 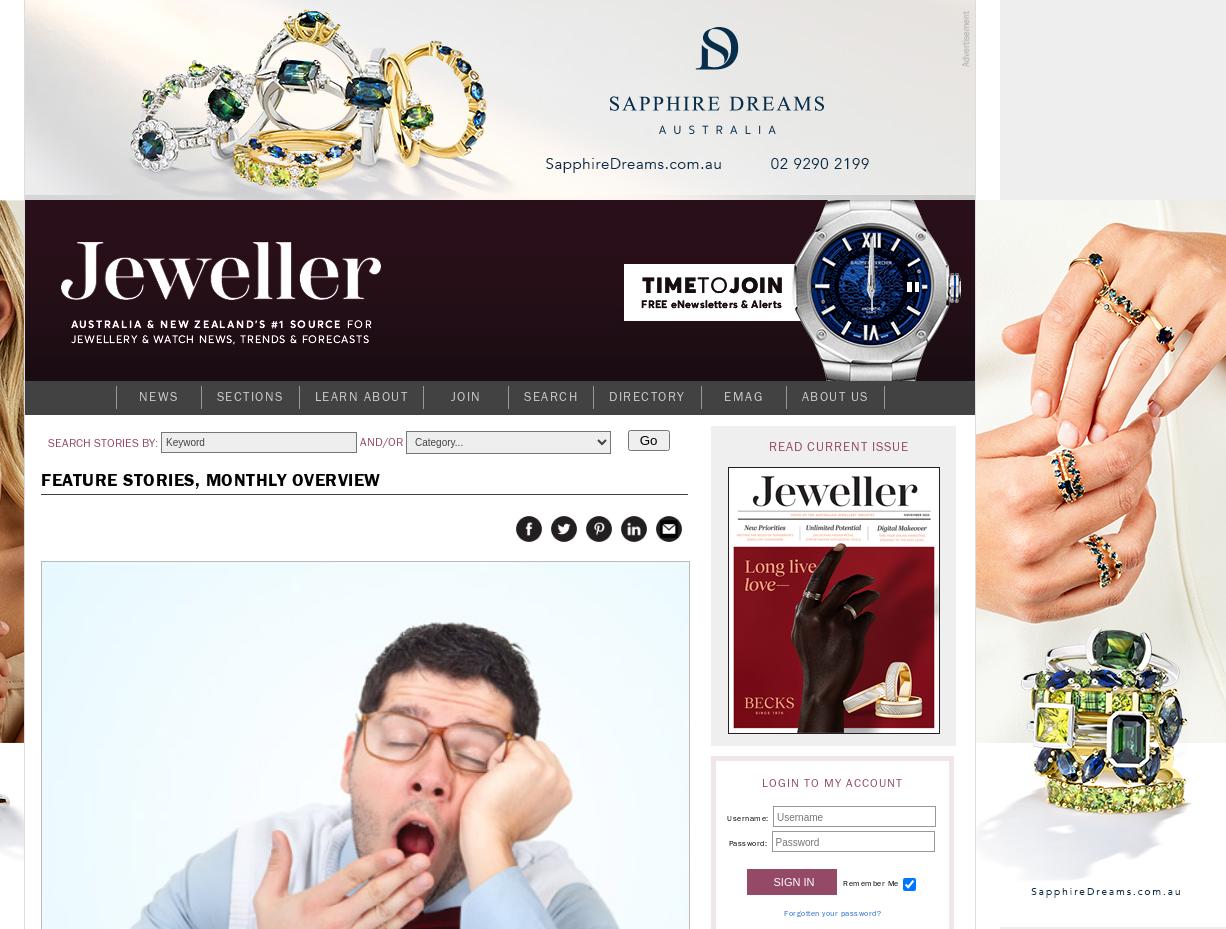 What do you see at coordinates (837, 446) in the screenshot?
I see `'Read current issue'` at bounding box center [837, 446].